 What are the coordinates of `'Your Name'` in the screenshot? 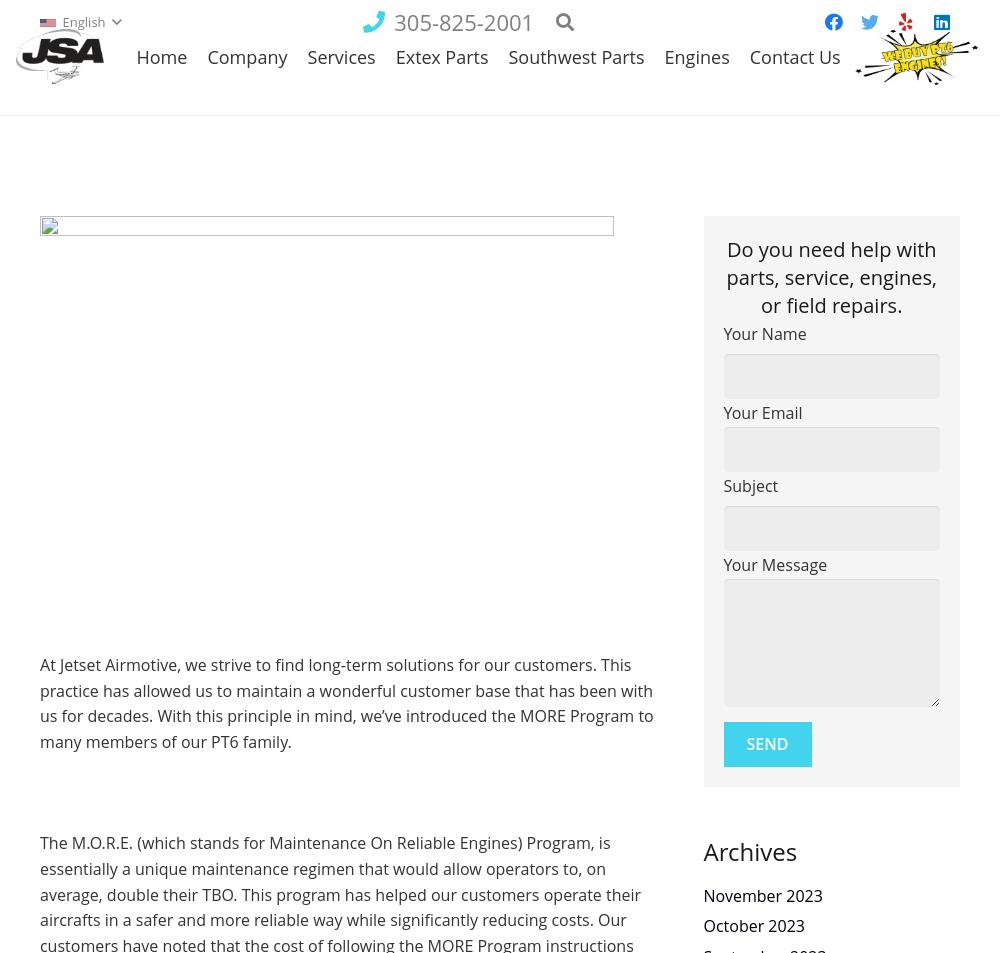 It's located at (764, 333).